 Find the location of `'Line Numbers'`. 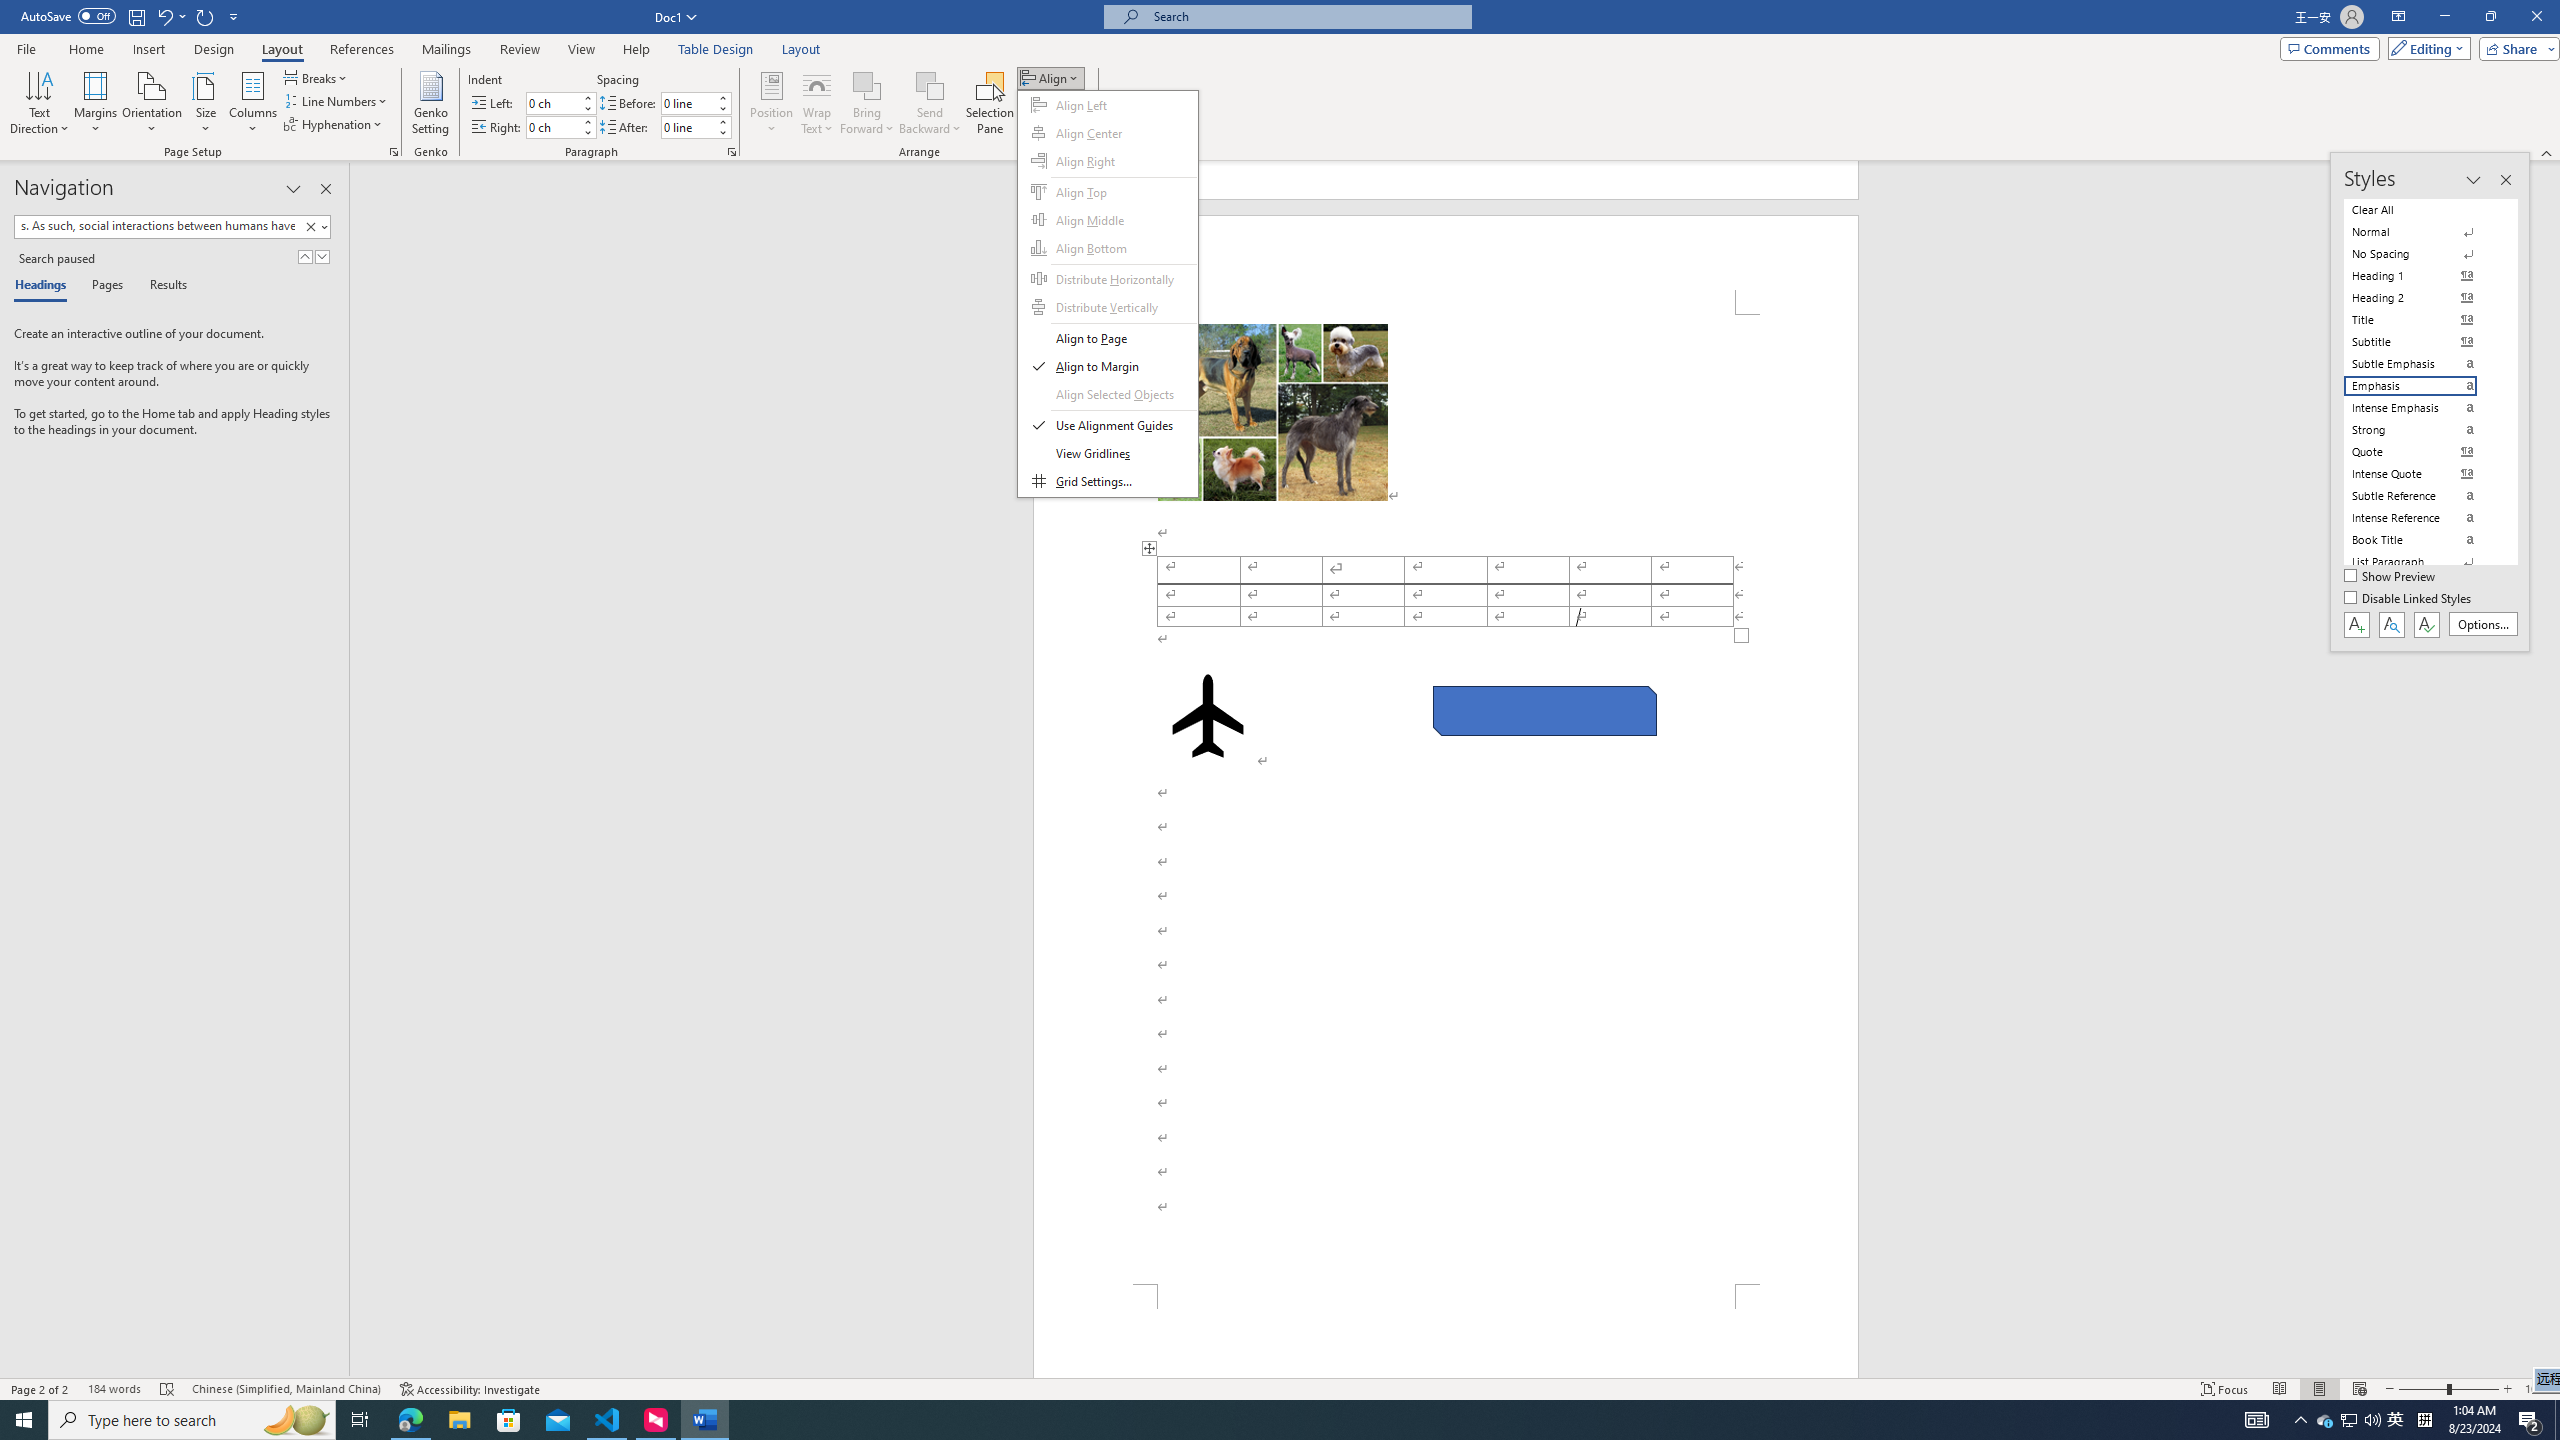

'Line Numbers' is located at coordinates (335, 99).